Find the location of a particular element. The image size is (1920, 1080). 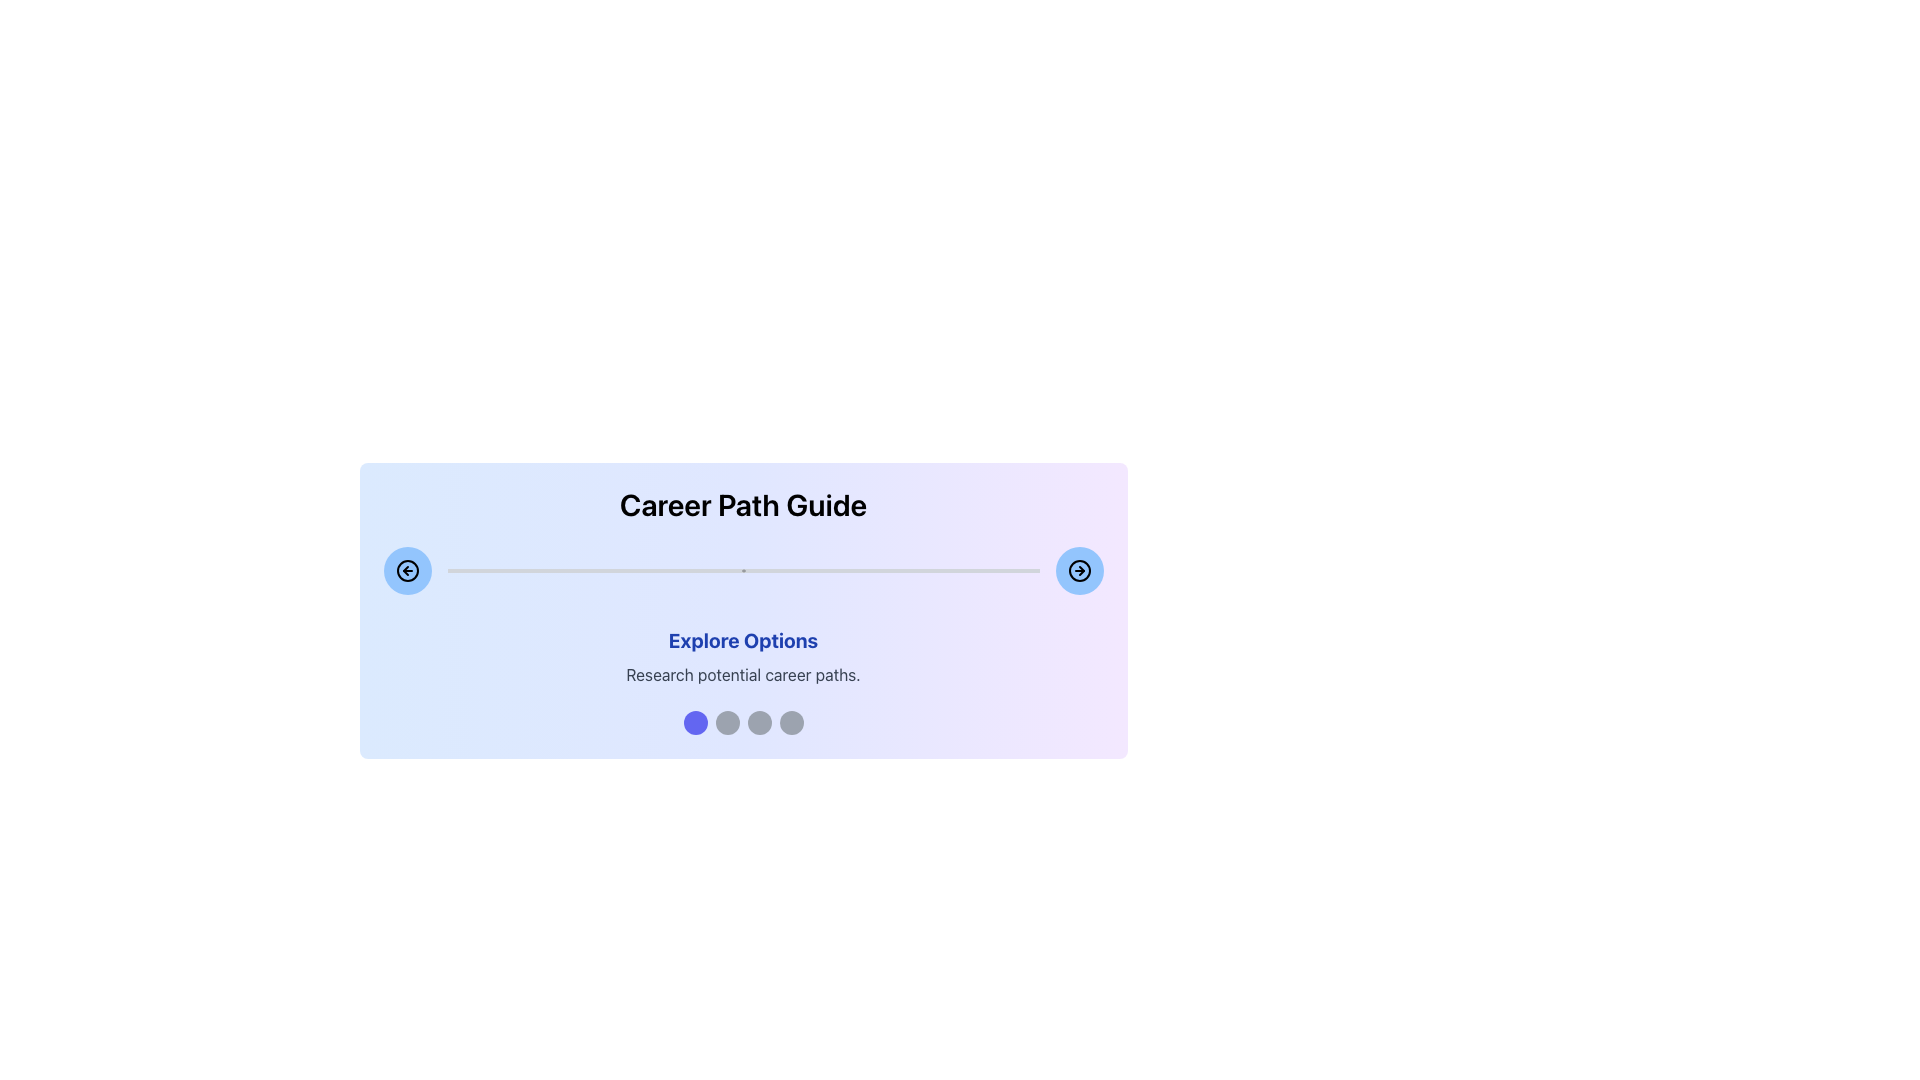

the fourth button in the horizontal row of four buttons, located below the 'Explore Options' text is located at coordinates (790, 722).